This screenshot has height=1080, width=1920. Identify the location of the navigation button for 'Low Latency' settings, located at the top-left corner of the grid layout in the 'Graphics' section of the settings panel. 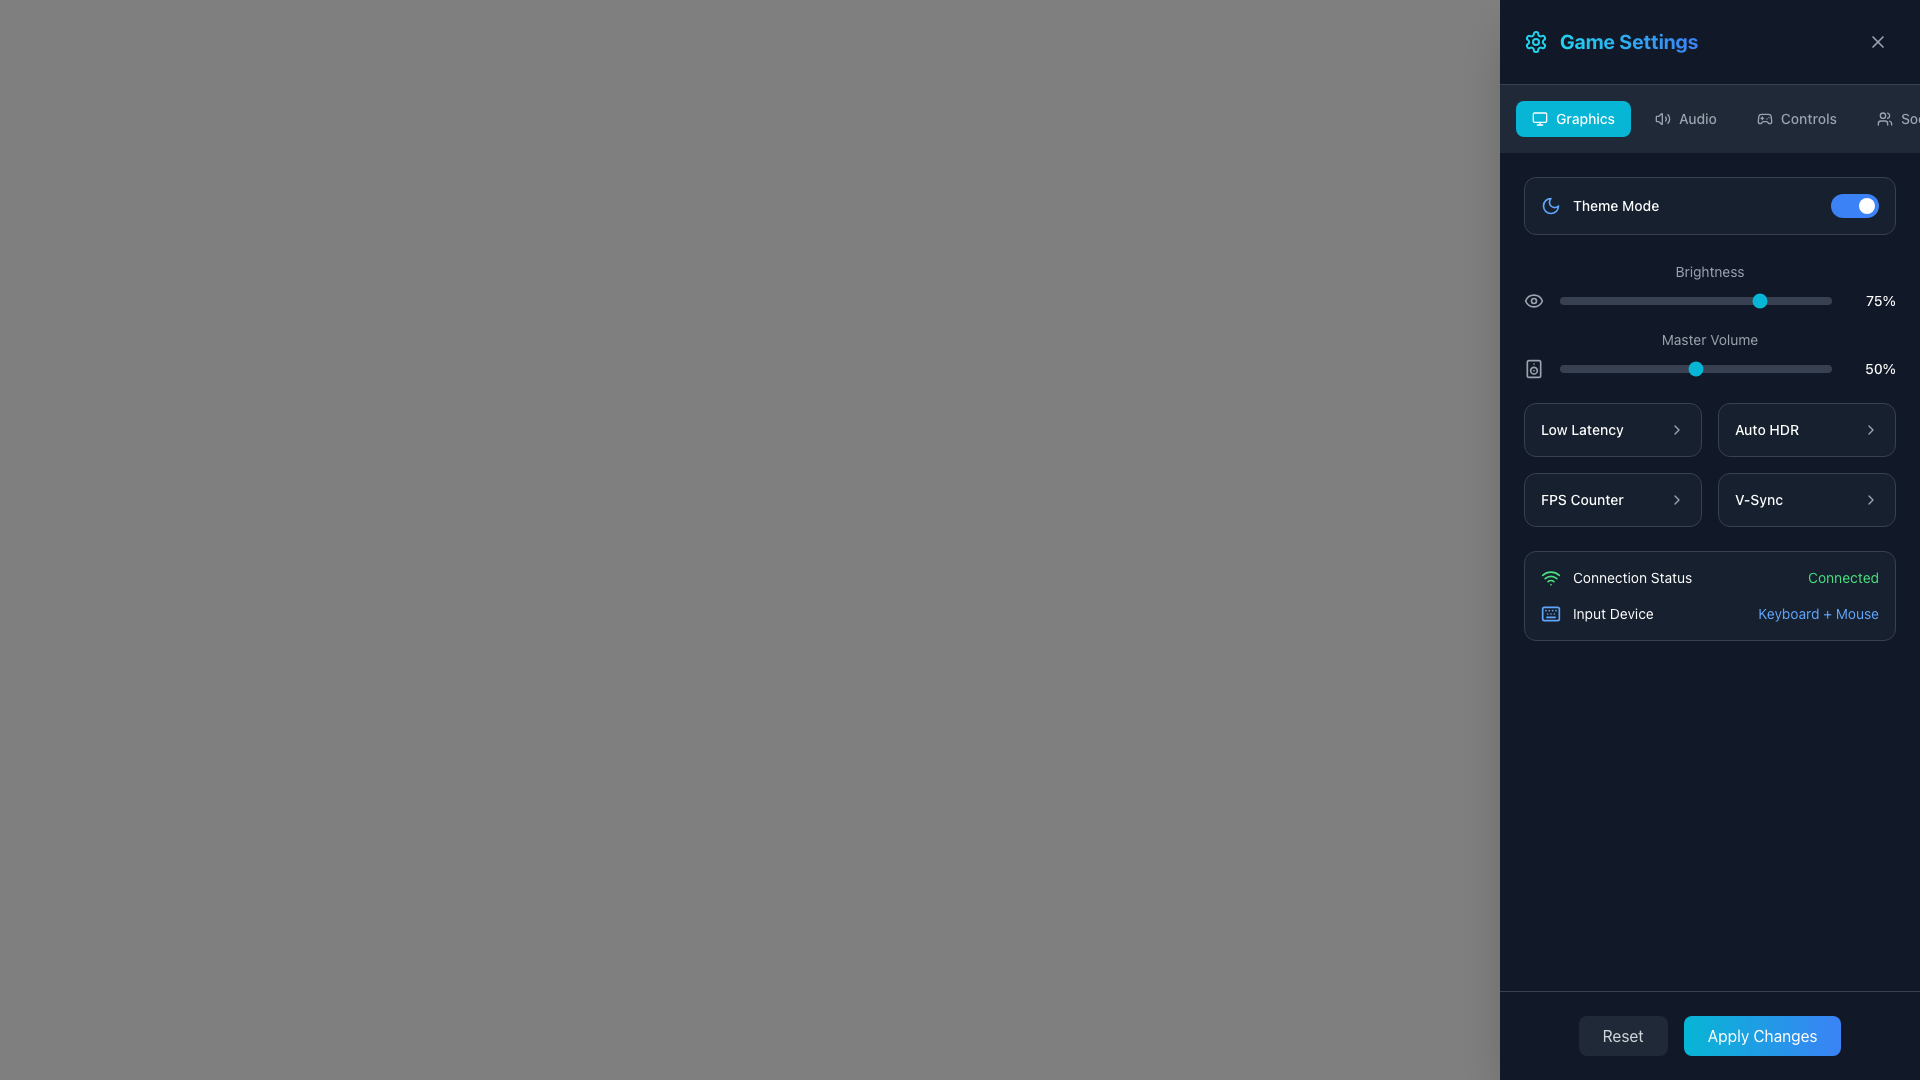
(1612, 428).